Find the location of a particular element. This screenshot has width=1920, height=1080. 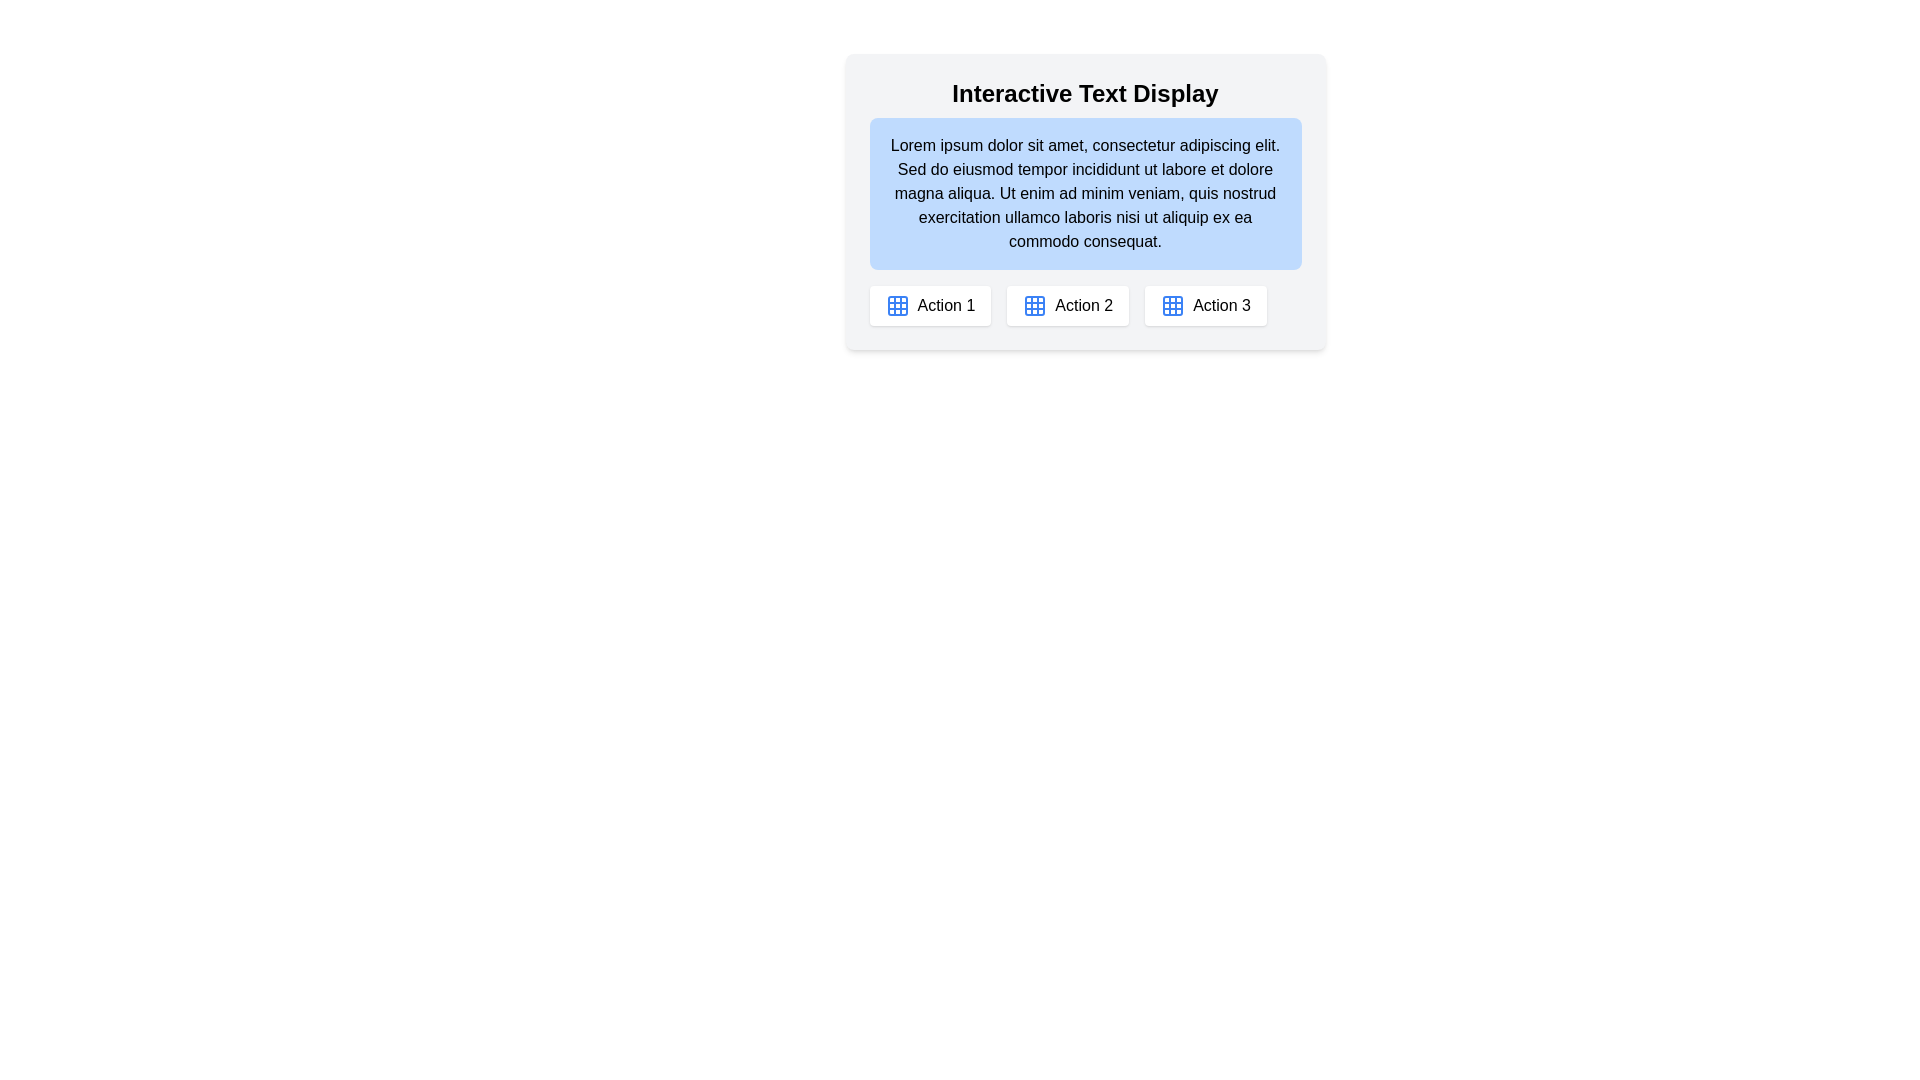

the centered square component in the grid structure that visually represents the grid pattern is located at coordinates (1173, 305).